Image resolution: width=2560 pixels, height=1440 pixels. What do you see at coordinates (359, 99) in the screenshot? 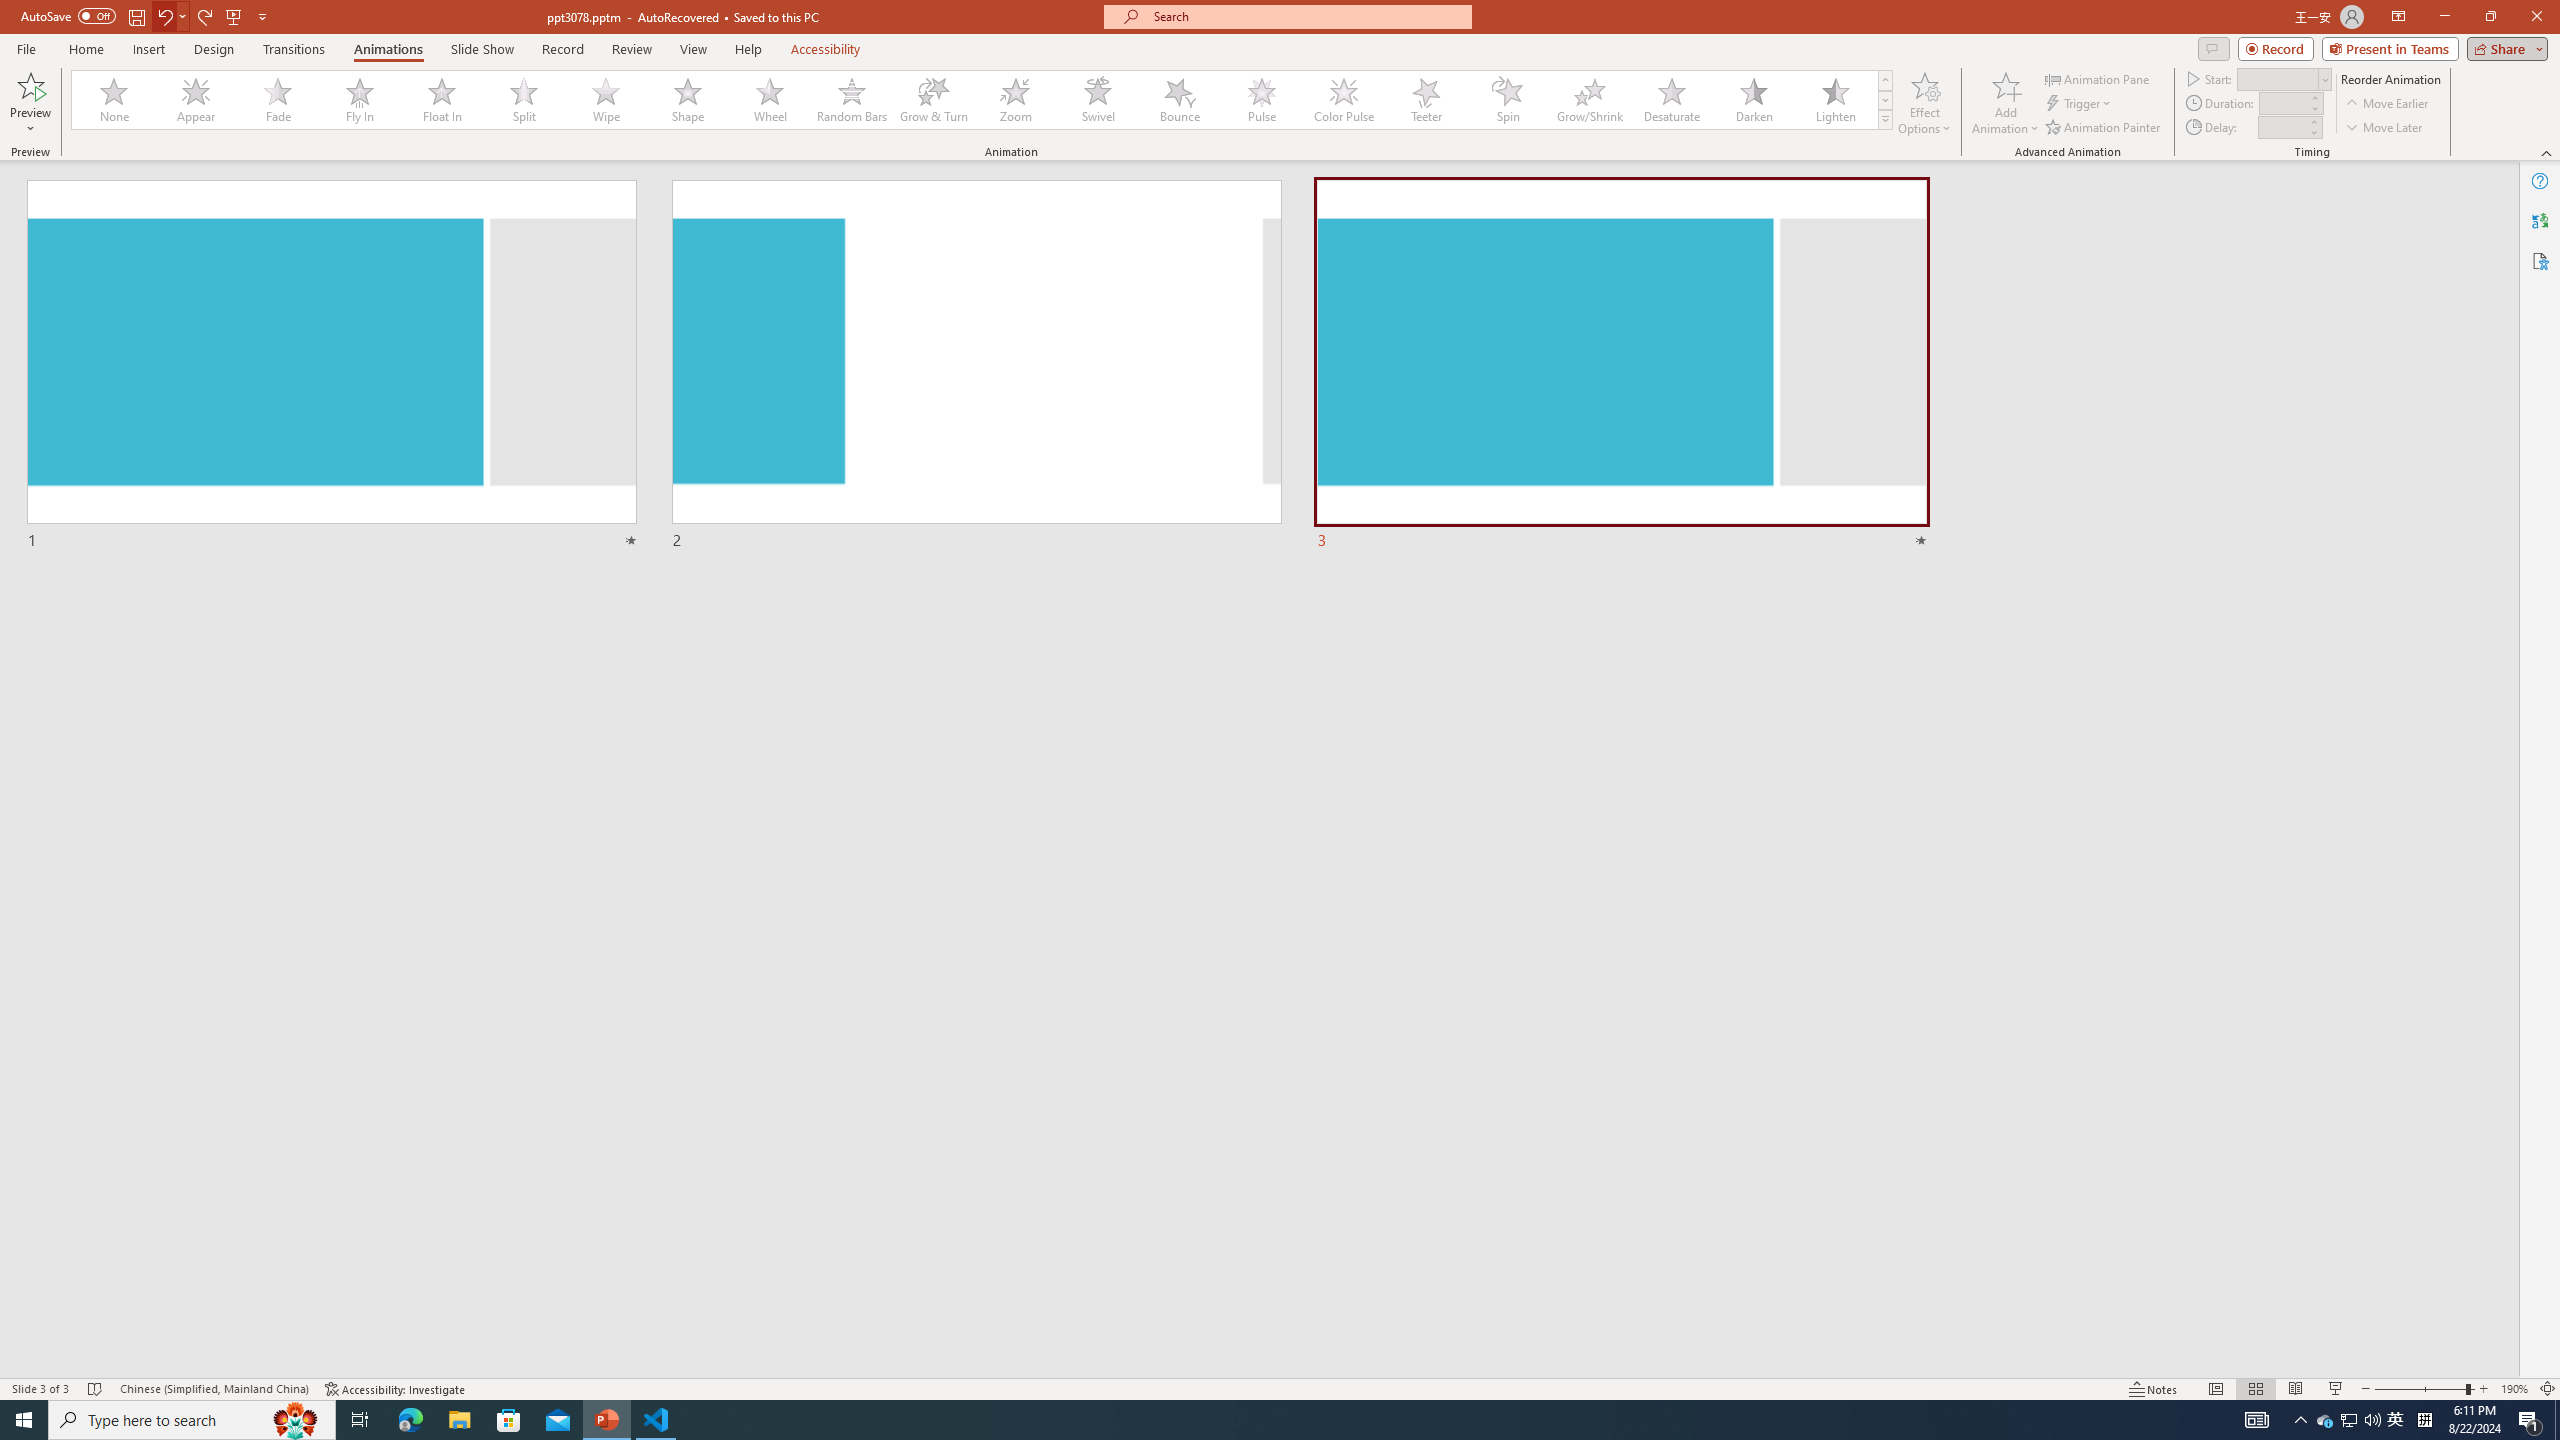
I see `'Fly In'` at bounding box center [359, 99].